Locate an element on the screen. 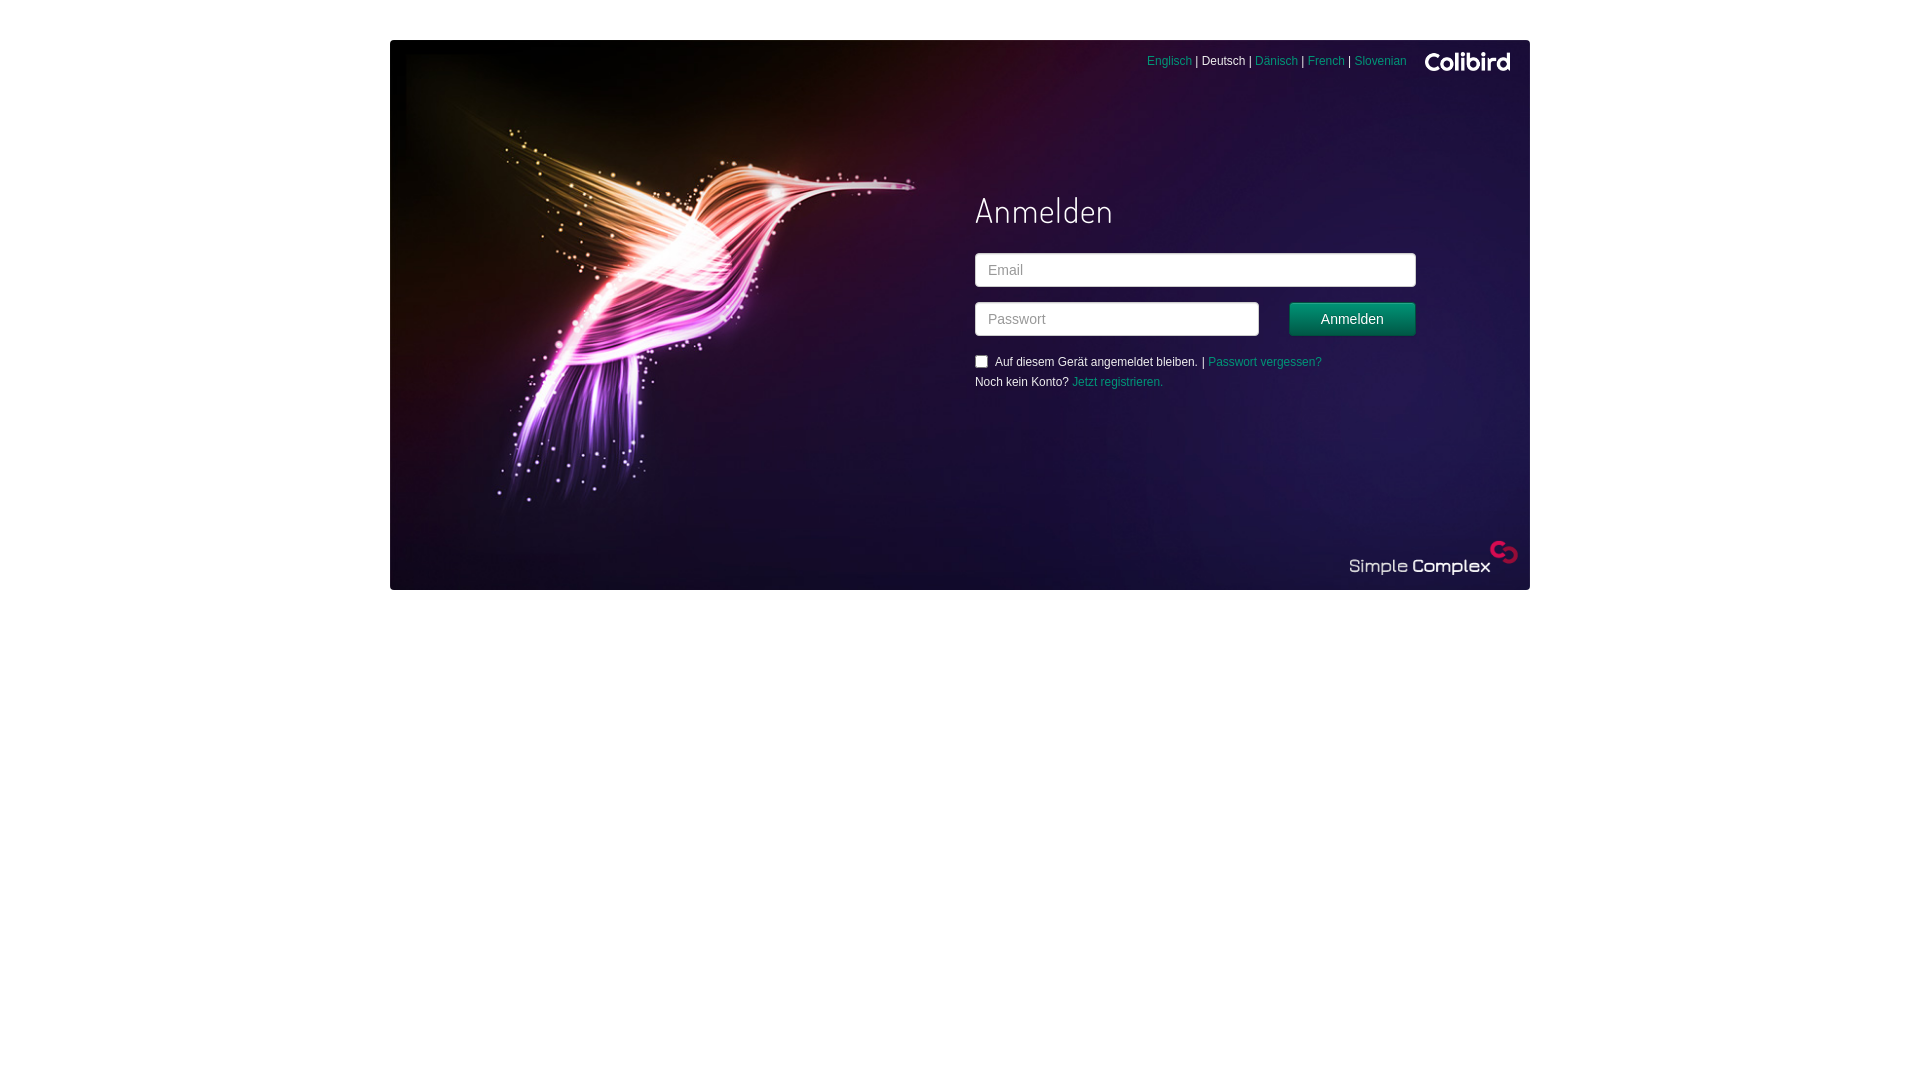 This screenshot has height=1080, width=1920. 'Slovenian' is located at coordinates (1353, 60).